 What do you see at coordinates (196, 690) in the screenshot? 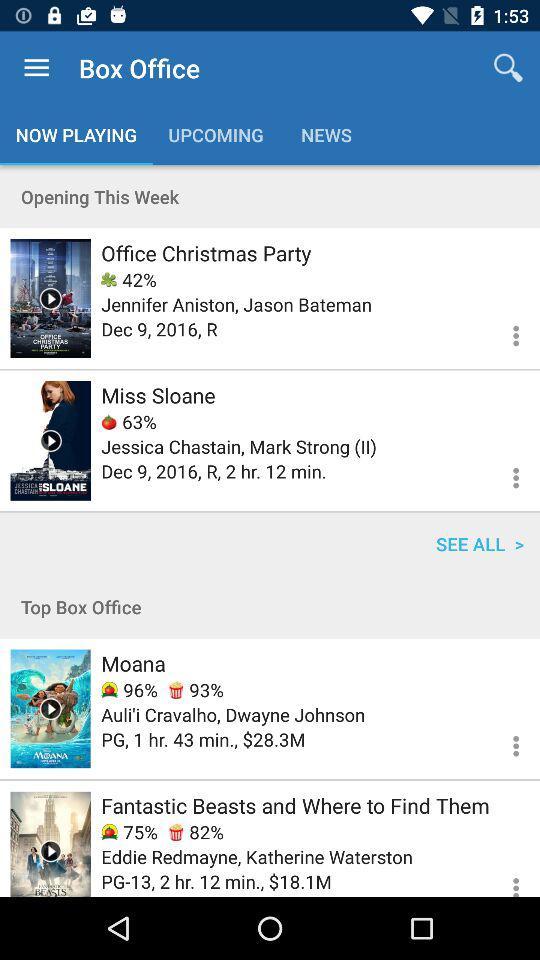
I see `icon next to moana icon` at bounding box center [196, 690].